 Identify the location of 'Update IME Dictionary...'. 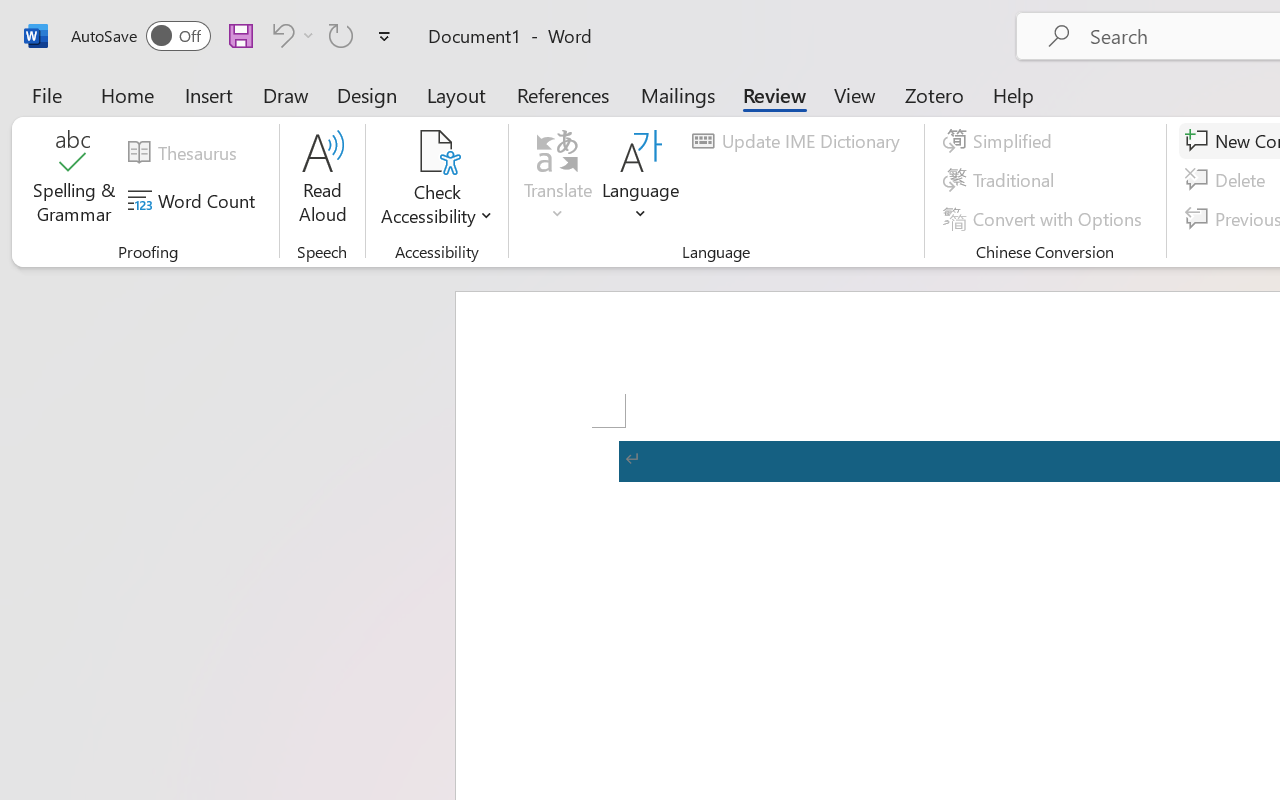
(798, 141).